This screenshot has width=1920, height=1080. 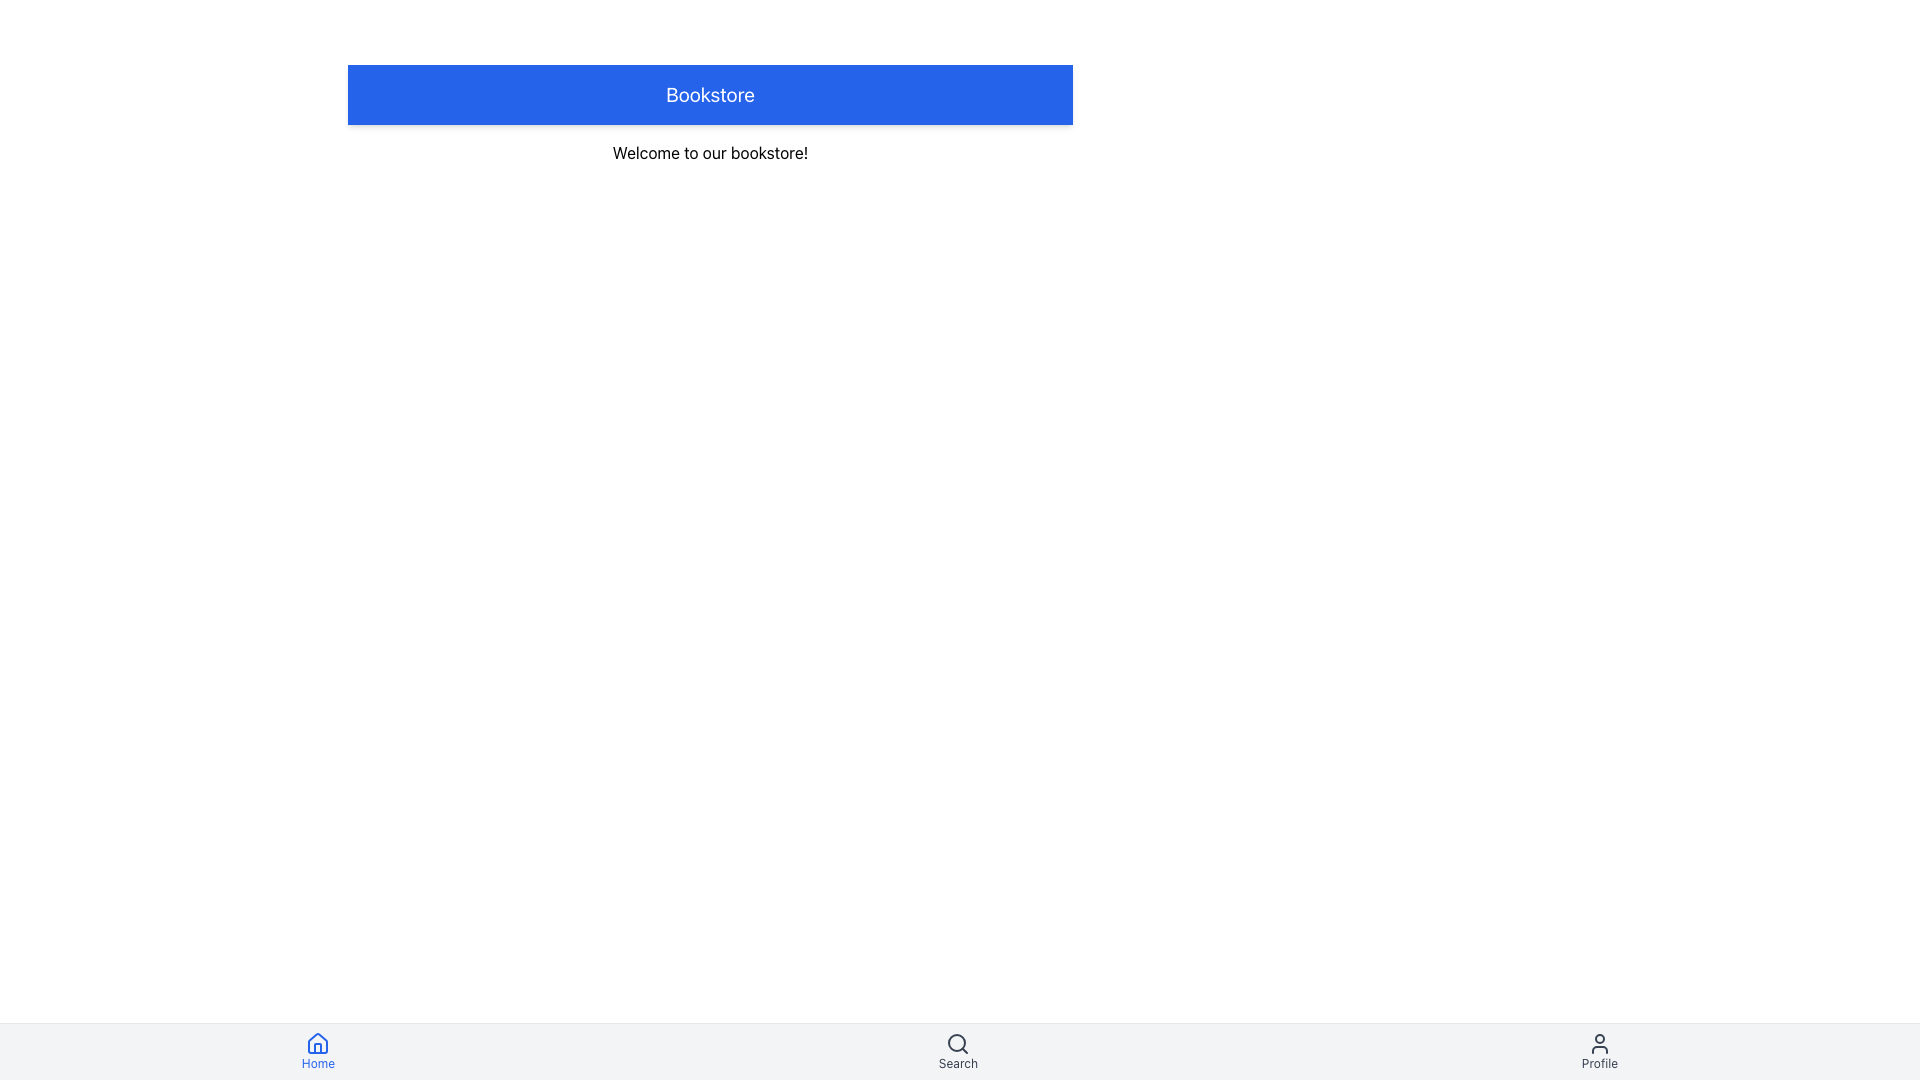 What do you see at coordinates (317, 1043) in the screenshot?
I see `the house icon in the bottom navigation bar` at bounding box center [317, 1043].